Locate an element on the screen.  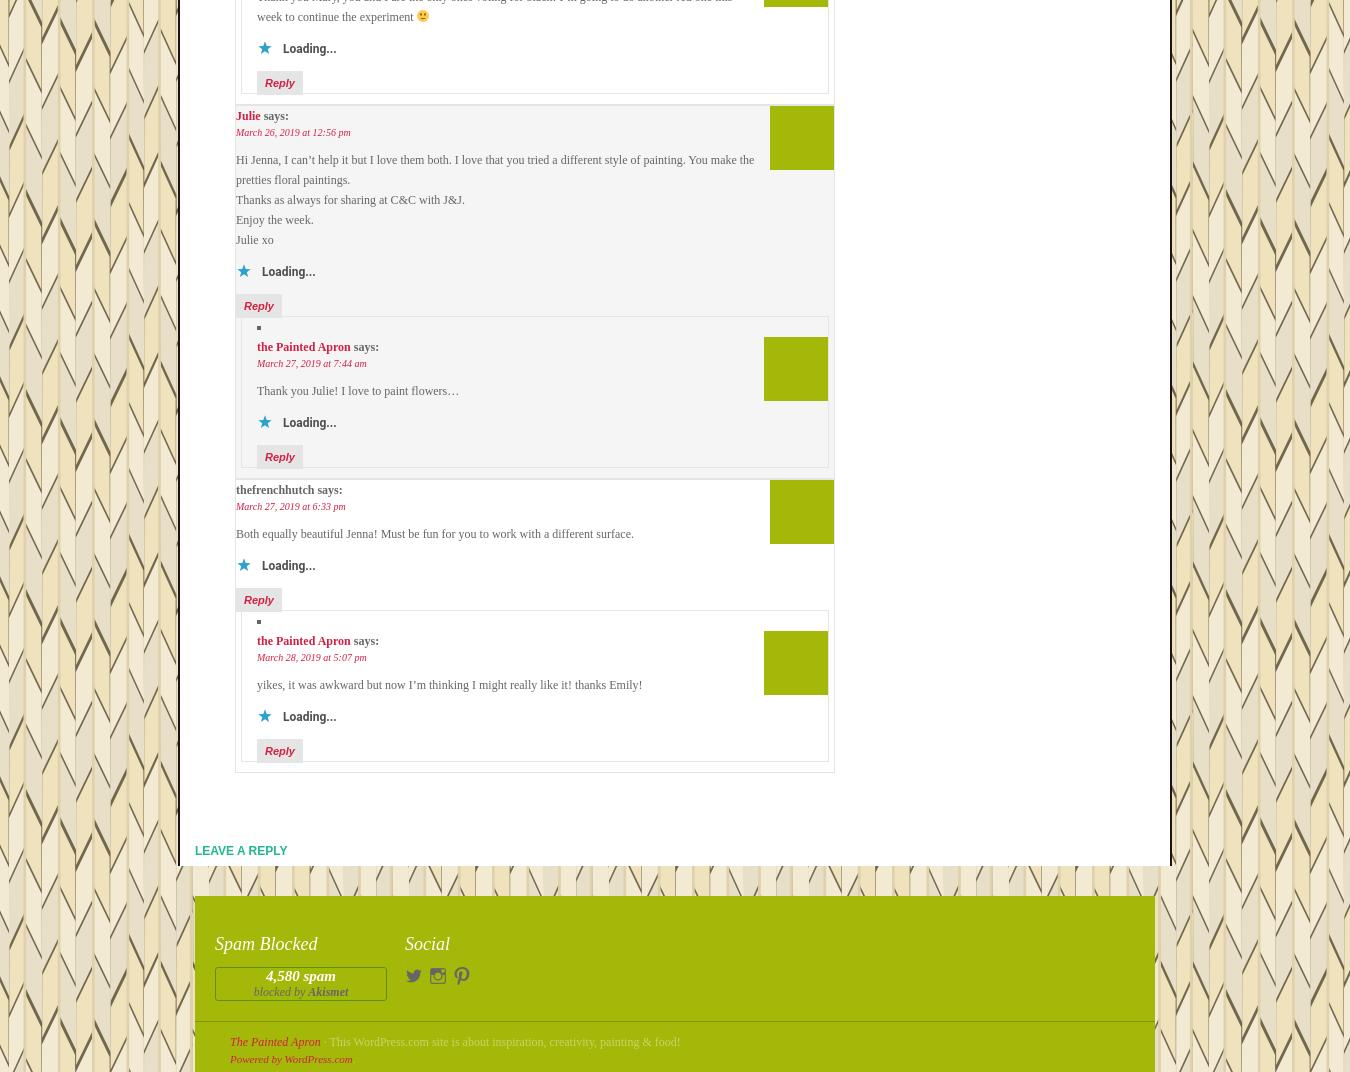
'yikes, it was awkward but now I’m thinking I might really like it! thanks Emily!' is located at coordinates (449, 684).